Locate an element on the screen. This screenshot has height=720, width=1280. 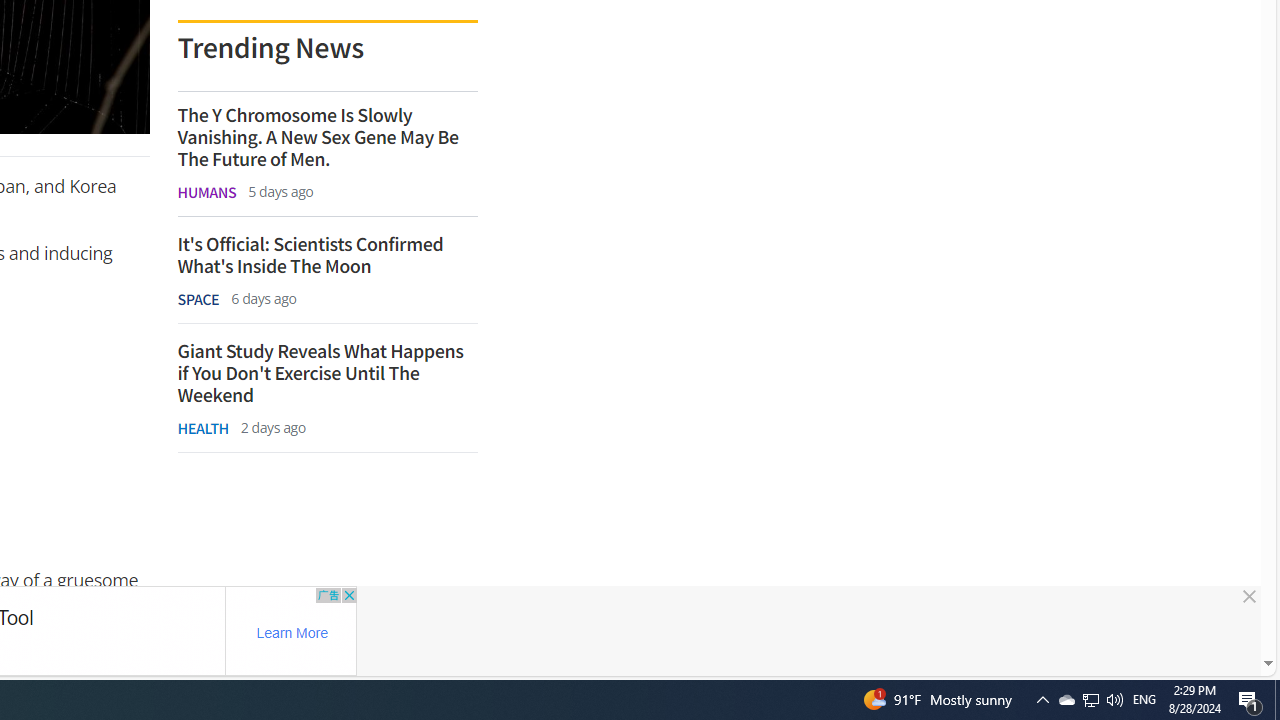
'HUMANS' is located at coordinates (206, 191).